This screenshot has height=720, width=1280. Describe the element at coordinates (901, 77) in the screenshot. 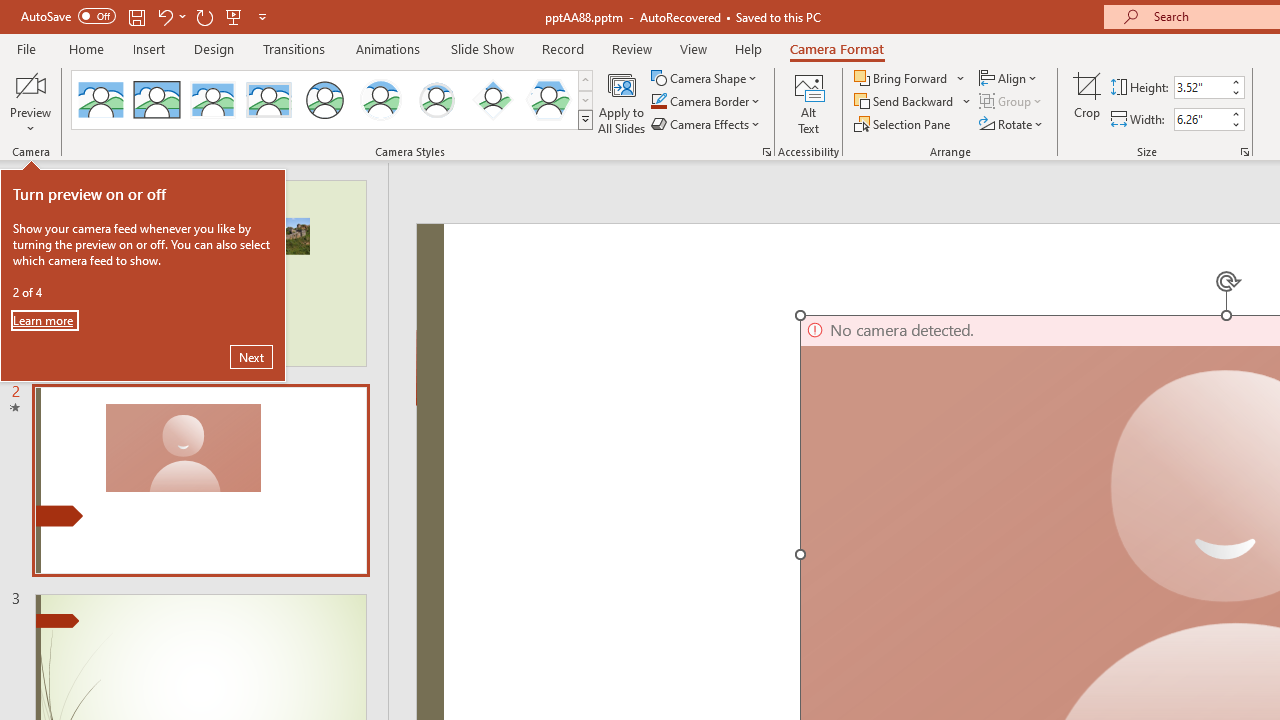

I see `'Bring Forward'` at that location.